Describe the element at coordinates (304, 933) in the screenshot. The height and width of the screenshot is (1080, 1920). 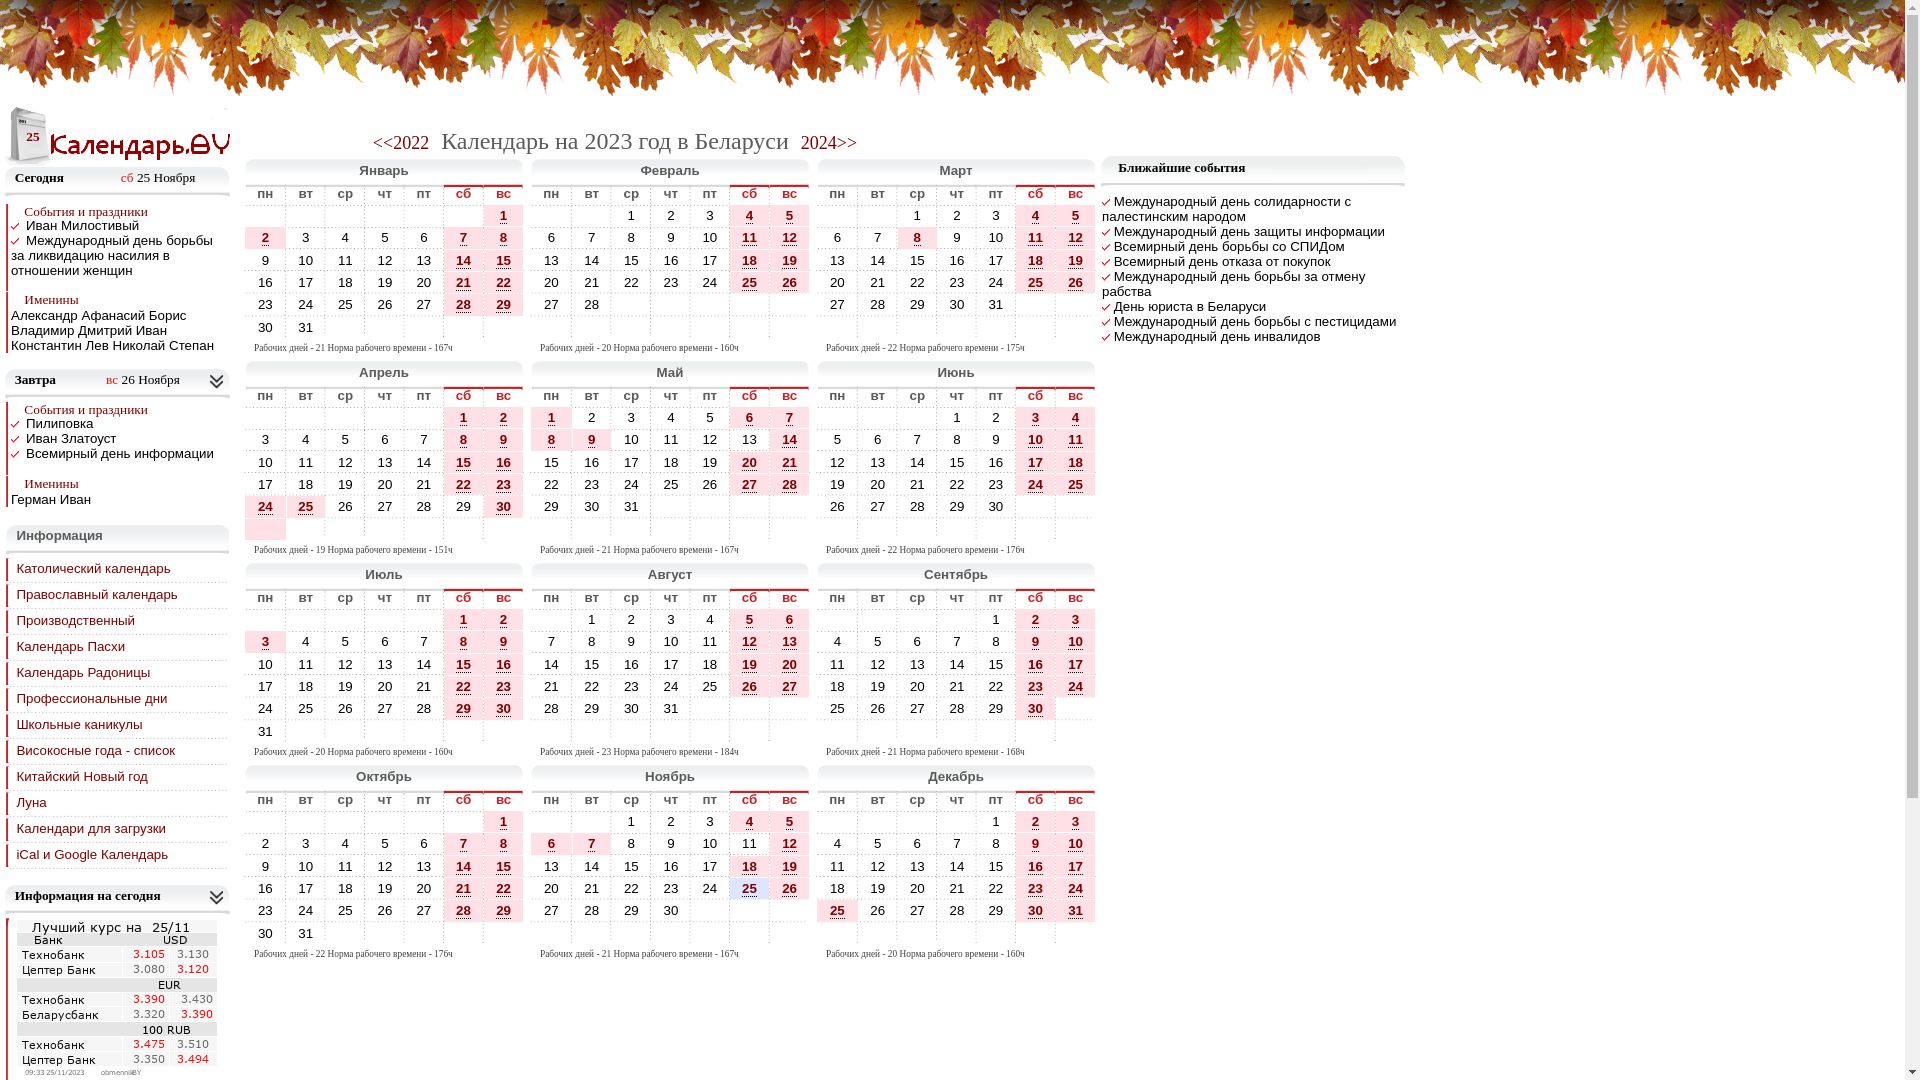
I see `'31'` at that location.